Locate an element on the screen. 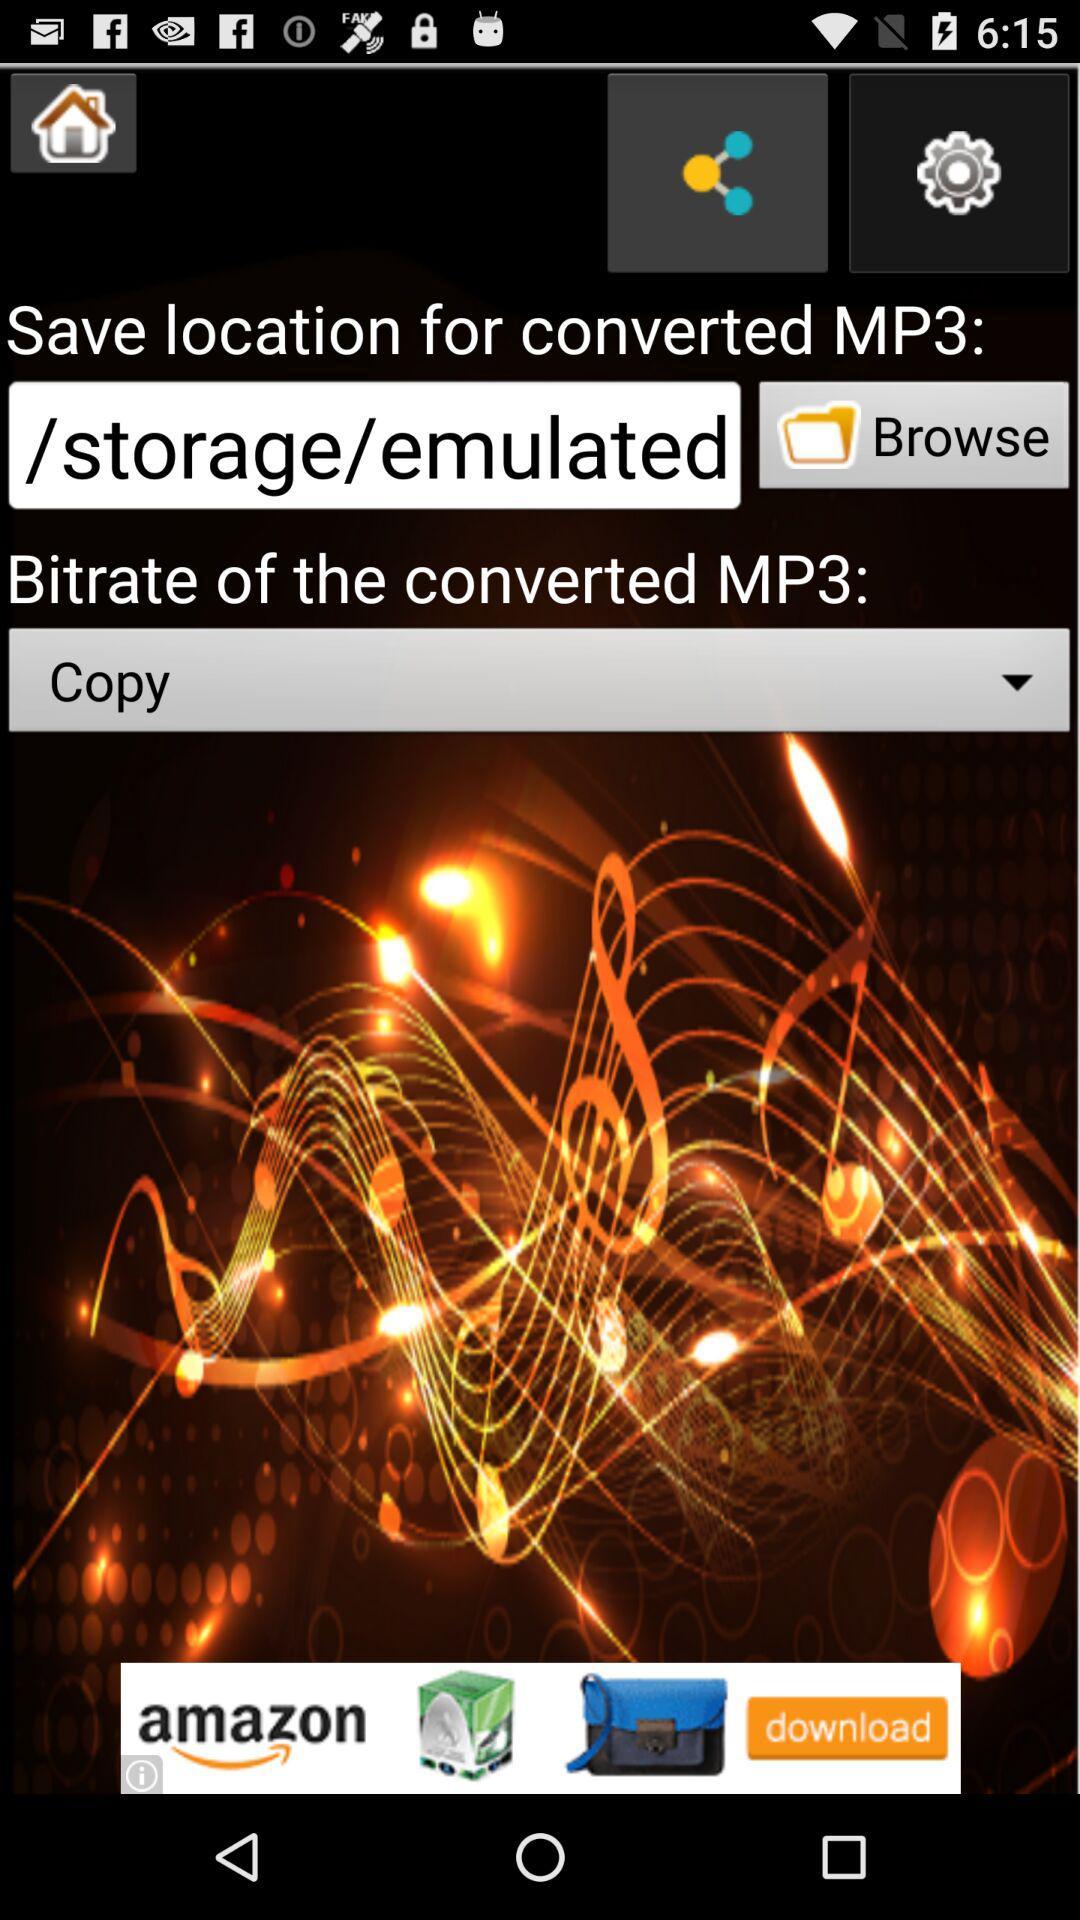 The width and height of the screenshot is (1080, 1920). the home icon is located at coordinates (72, 131).